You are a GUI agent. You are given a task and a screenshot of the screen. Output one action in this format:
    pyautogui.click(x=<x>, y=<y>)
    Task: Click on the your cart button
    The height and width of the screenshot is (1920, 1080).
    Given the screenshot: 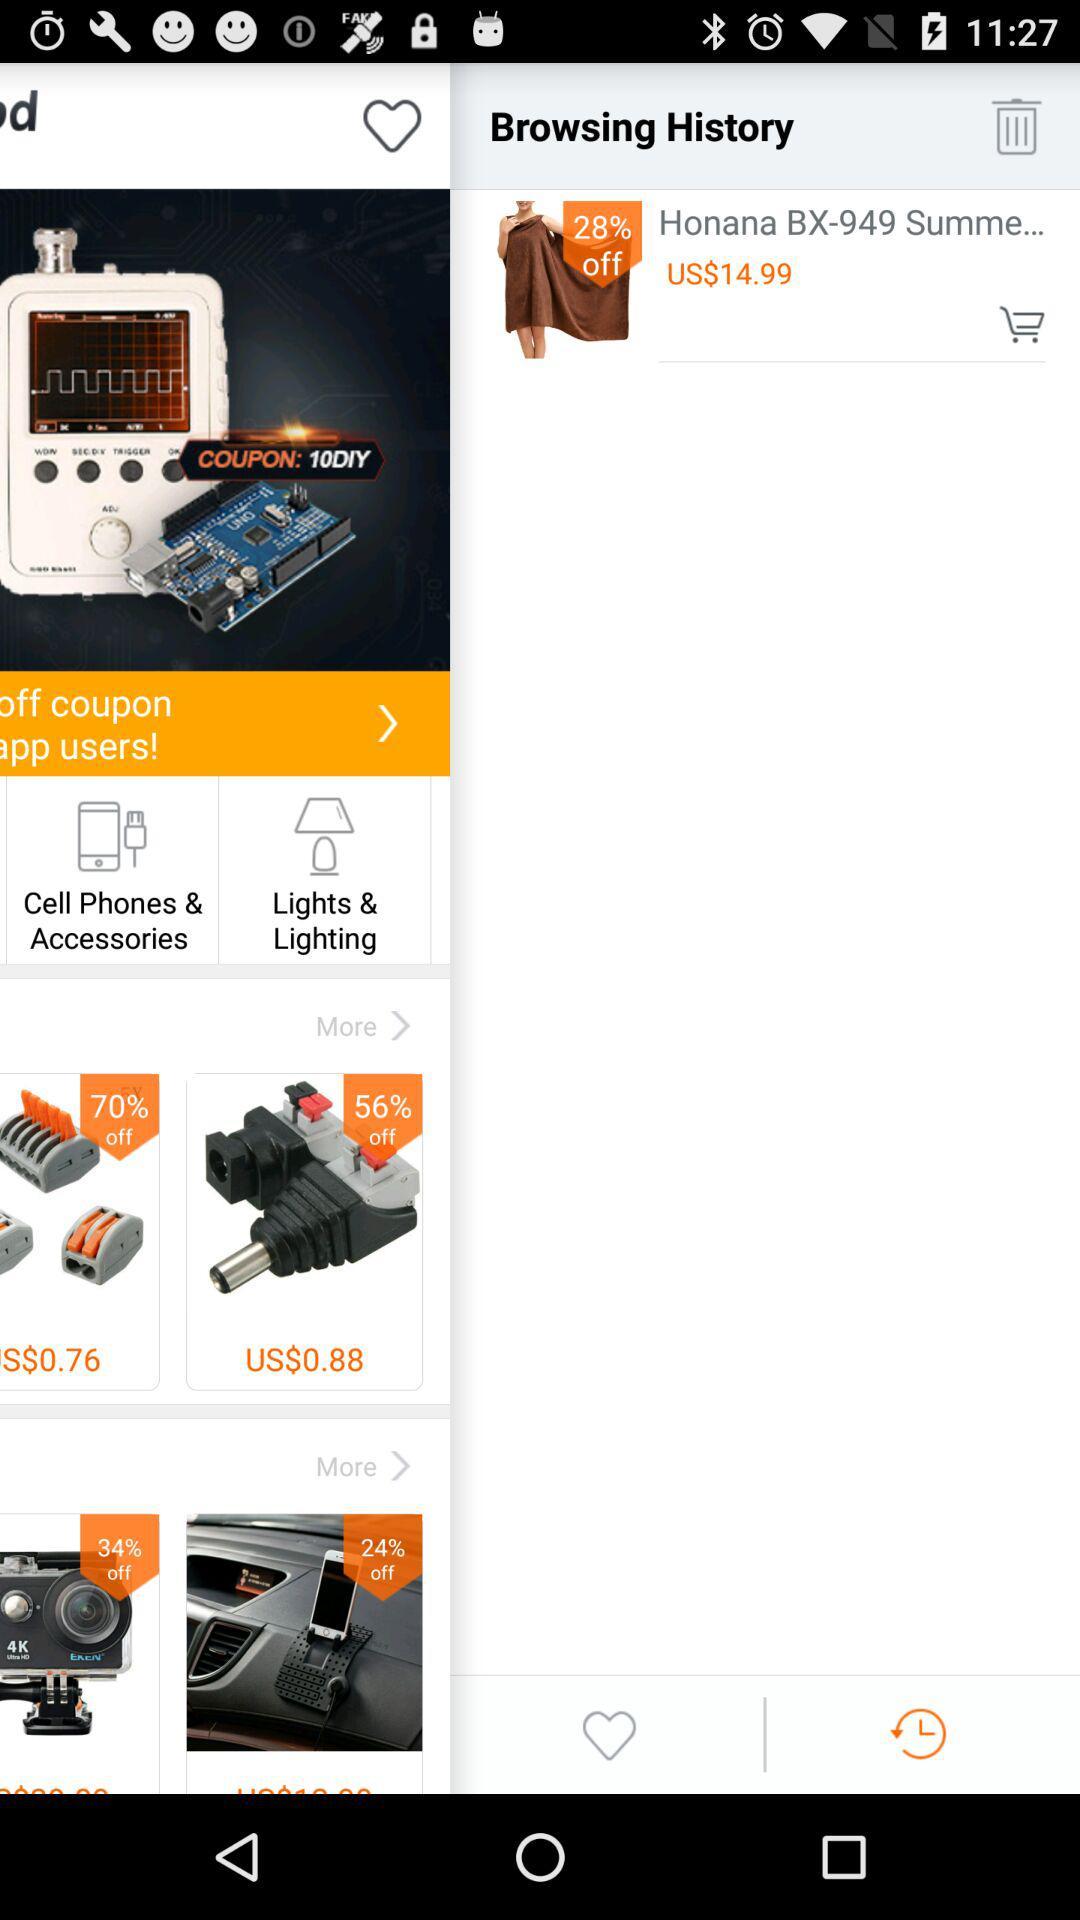 What is the action you would take?
    pyautogui.click(x=1021, y=324)
    